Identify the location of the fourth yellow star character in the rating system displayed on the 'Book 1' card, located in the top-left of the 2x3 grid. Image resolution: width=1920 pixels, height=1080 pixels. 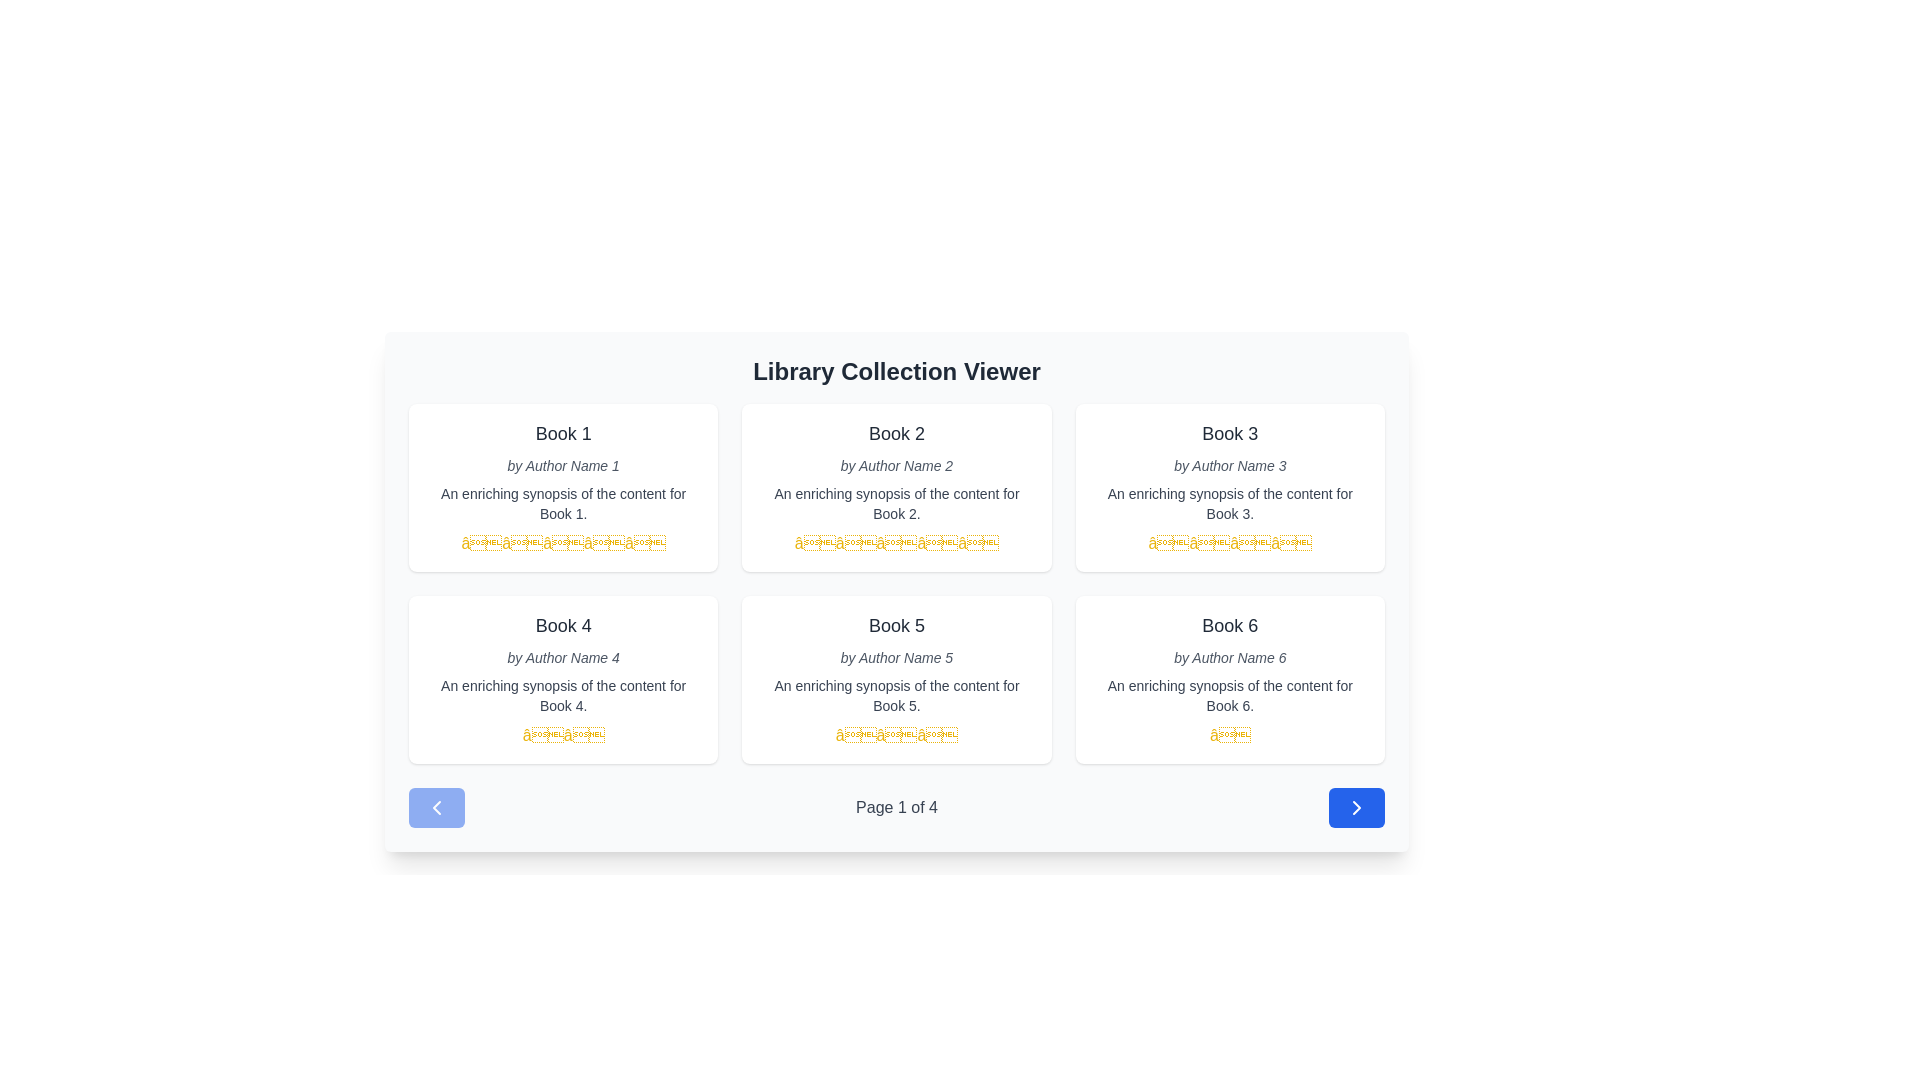
(603, 543).